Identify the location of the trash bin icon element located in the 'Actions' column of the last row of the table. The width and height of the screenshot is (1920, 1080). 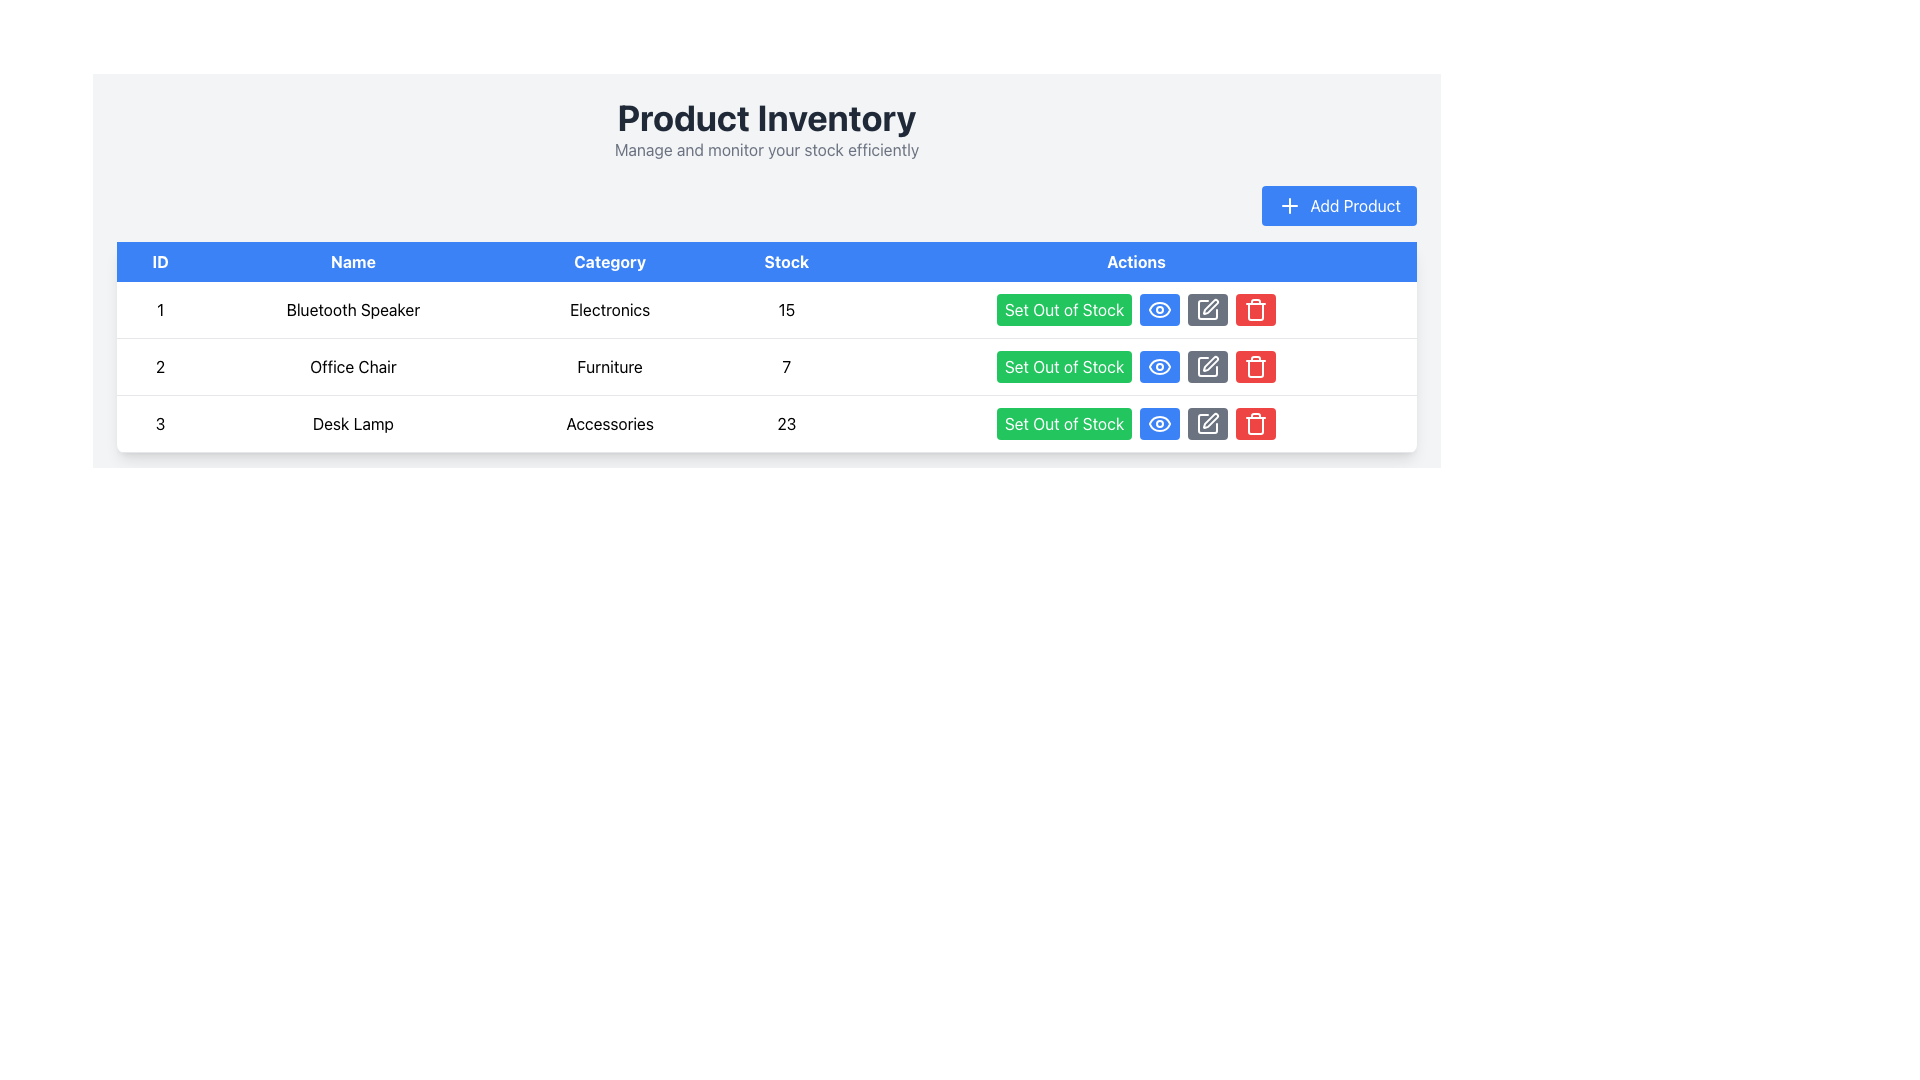
(1255, 312).